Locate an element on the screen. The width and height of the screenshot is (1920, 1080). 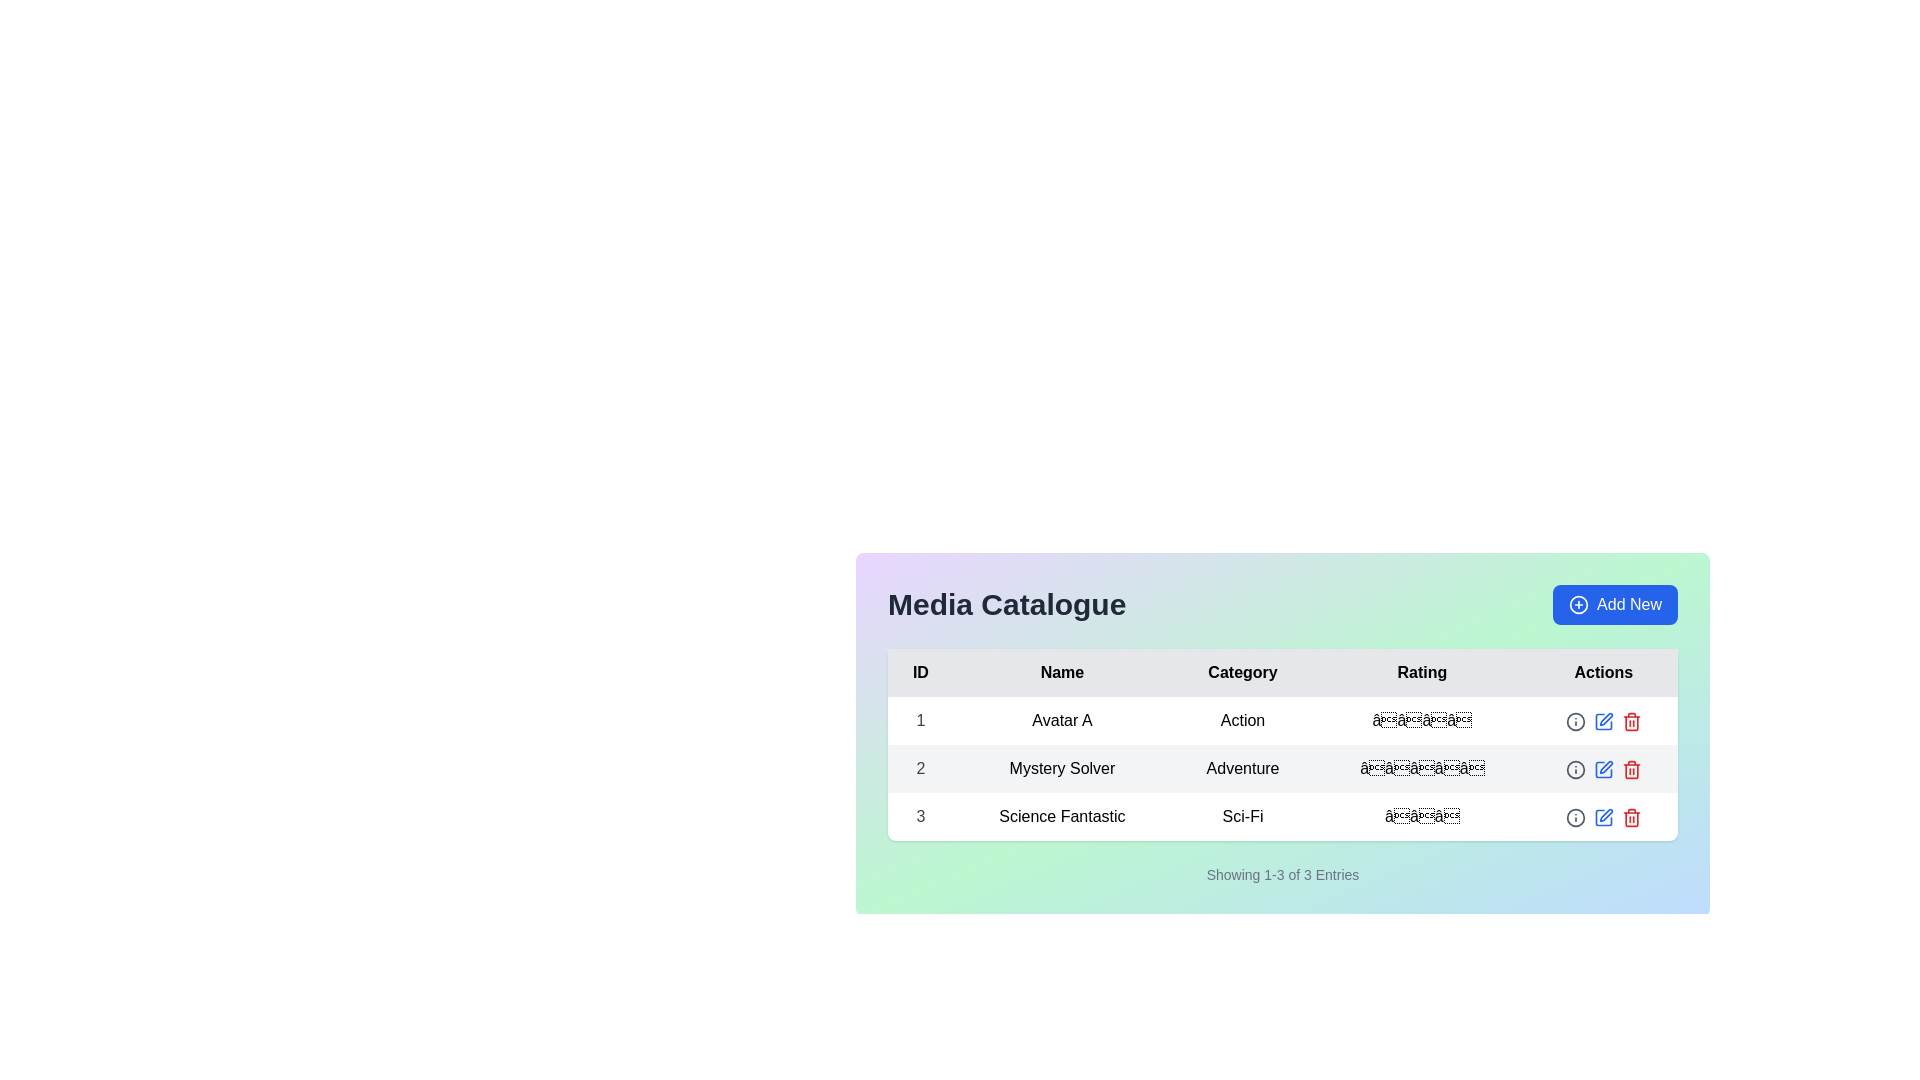
the circular add icon to the left of the 'Add New' label in the blue button located at the top-right corner of the 'Media Catalogue' panel is located at coordinates (1578, 604).